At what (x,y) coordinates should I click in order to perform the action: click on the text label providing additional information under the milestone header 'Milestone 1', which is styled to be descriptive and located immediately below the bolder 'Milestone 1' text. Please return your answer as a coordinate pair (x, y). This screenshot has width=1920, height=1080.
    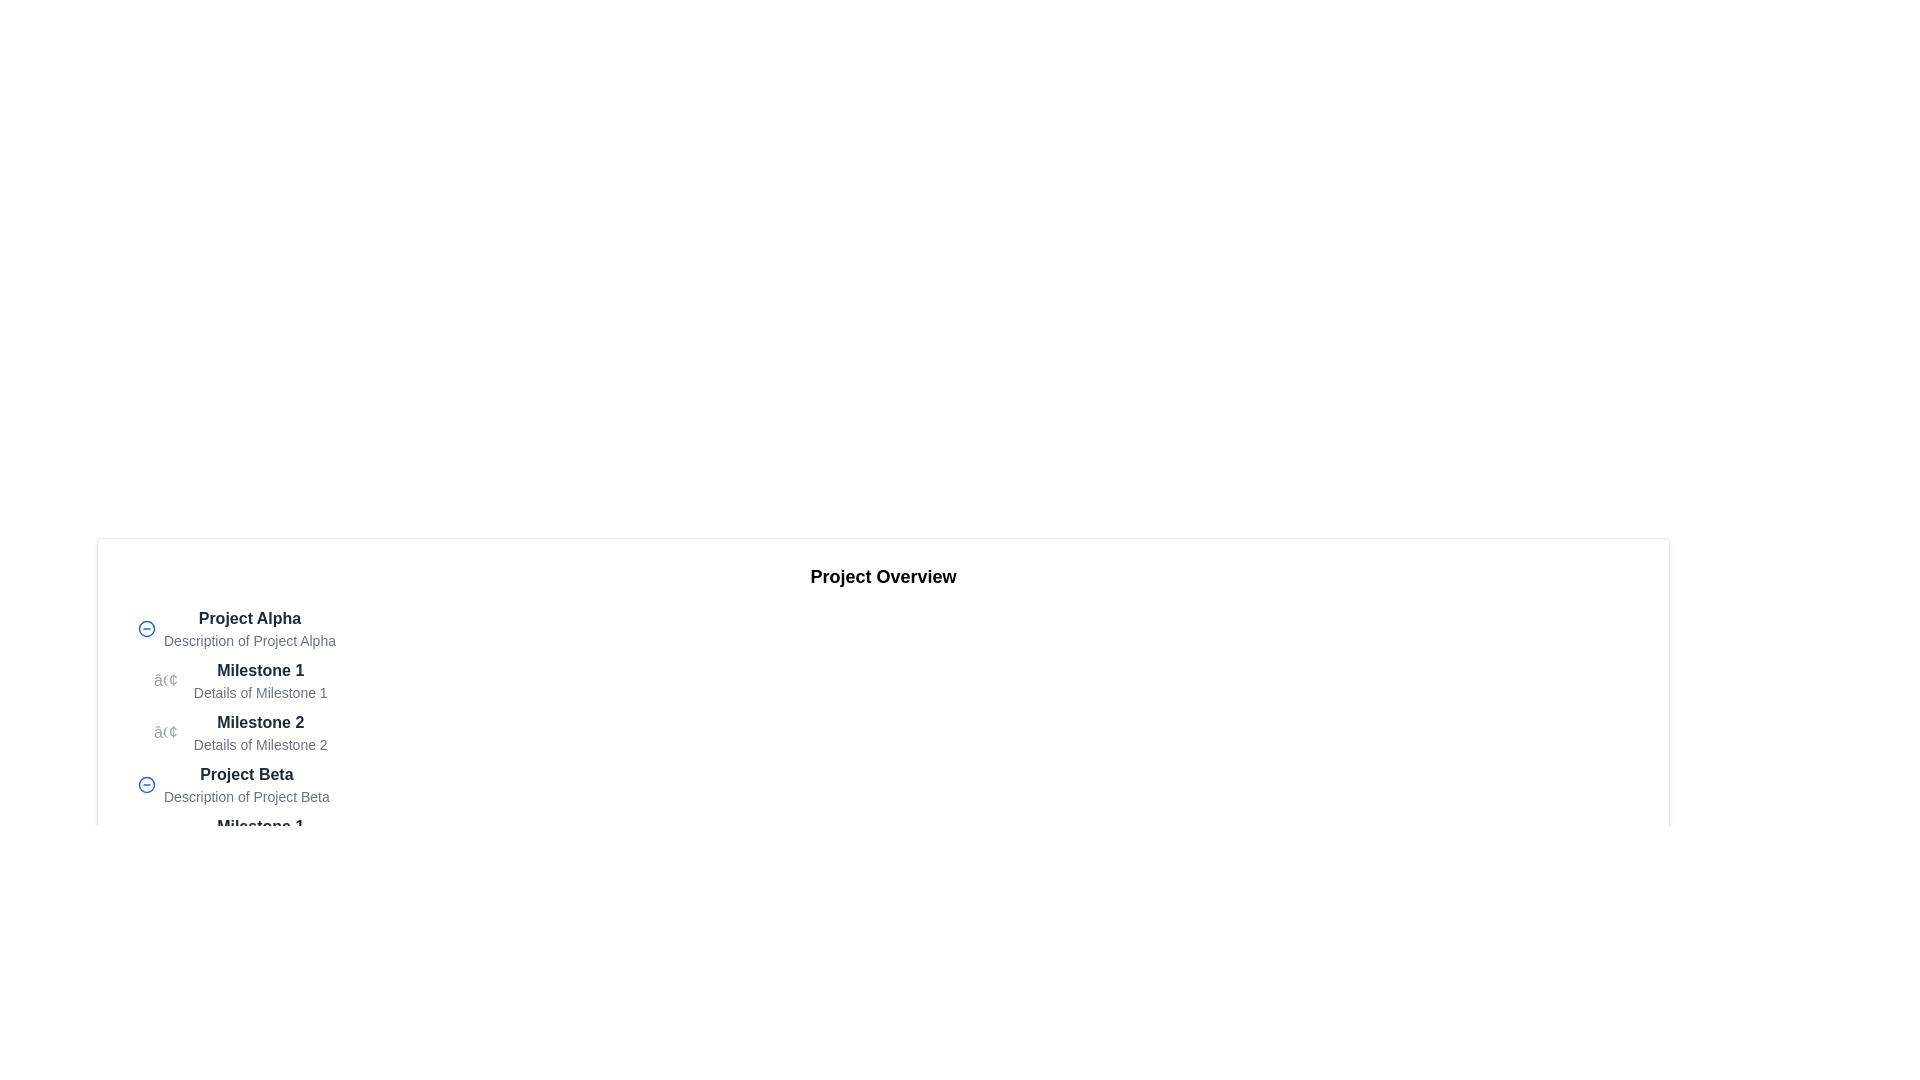
    Looking at the image, I should click on (259, 692).